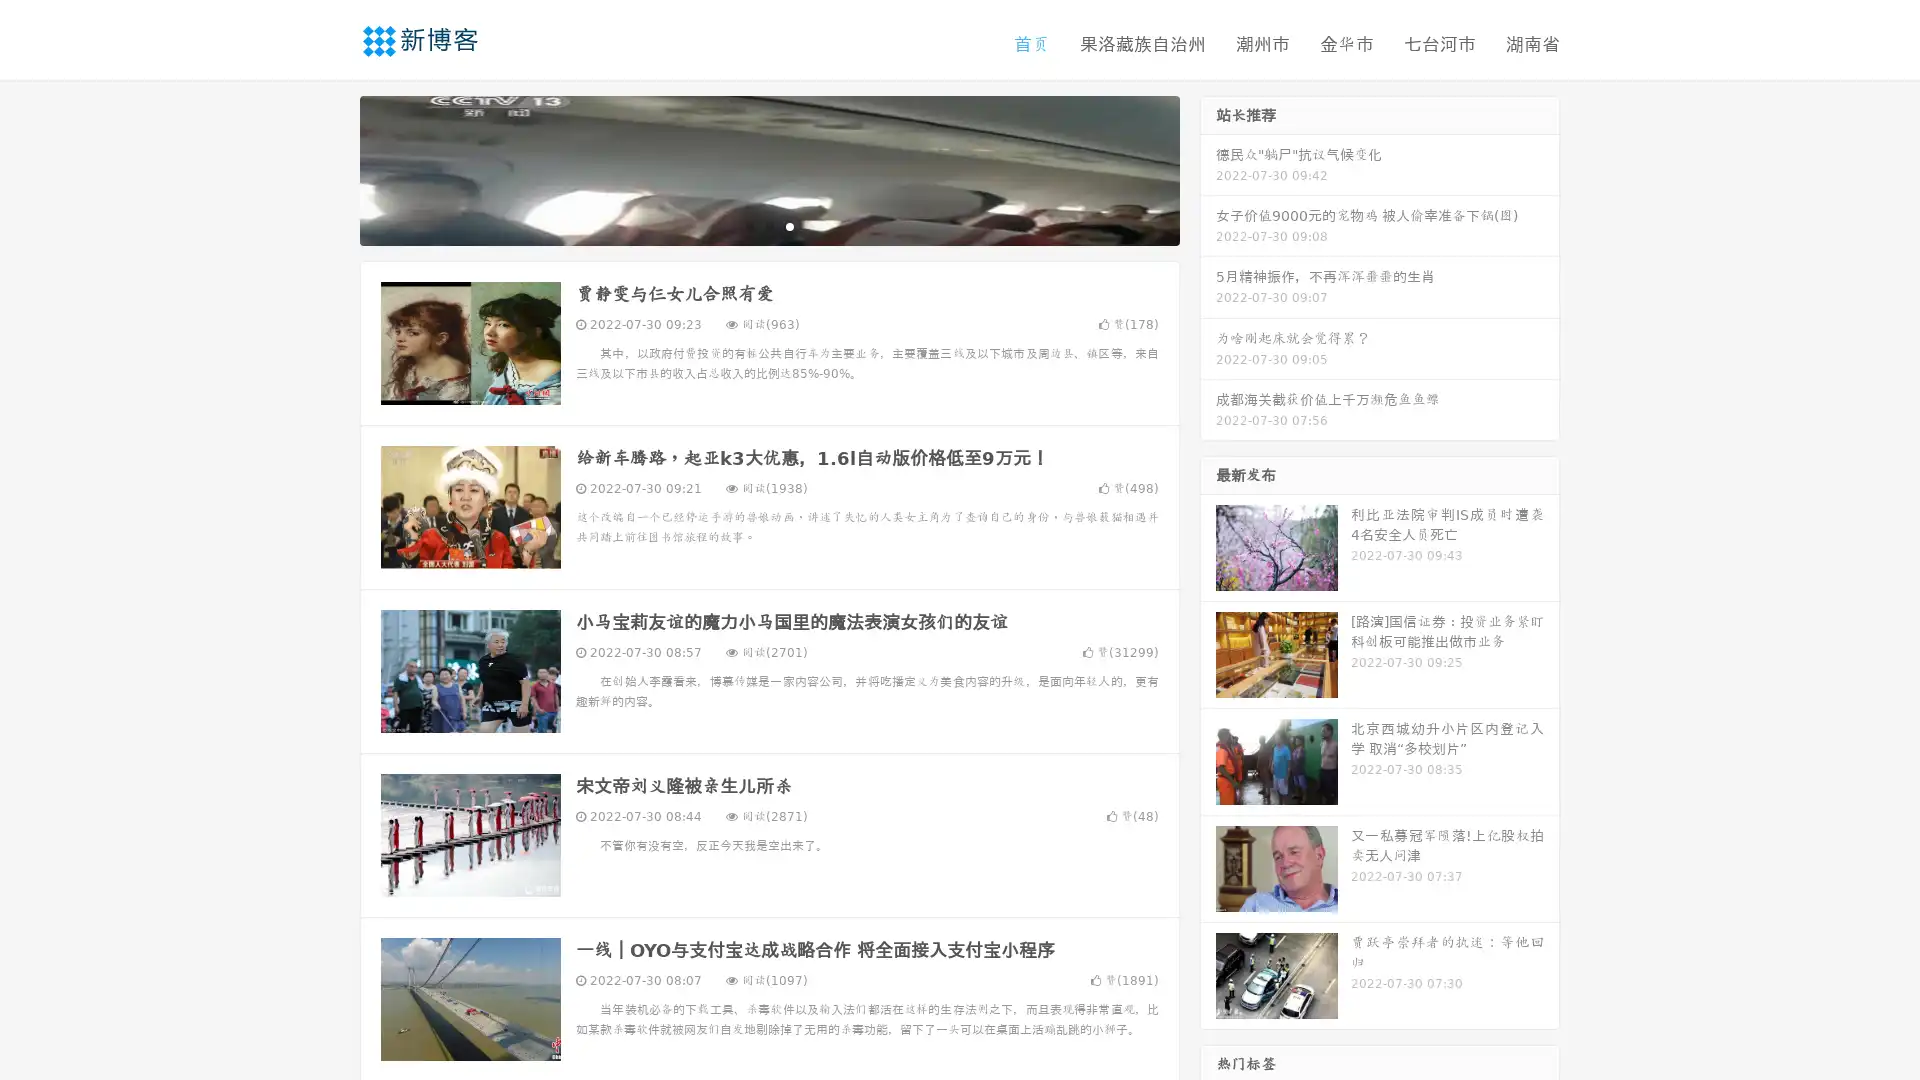 This screenshot has width=1920, height=1080. Describe the element at coordinates (748, 225) in the screenshot. I see `Go to slide 1` at that location.